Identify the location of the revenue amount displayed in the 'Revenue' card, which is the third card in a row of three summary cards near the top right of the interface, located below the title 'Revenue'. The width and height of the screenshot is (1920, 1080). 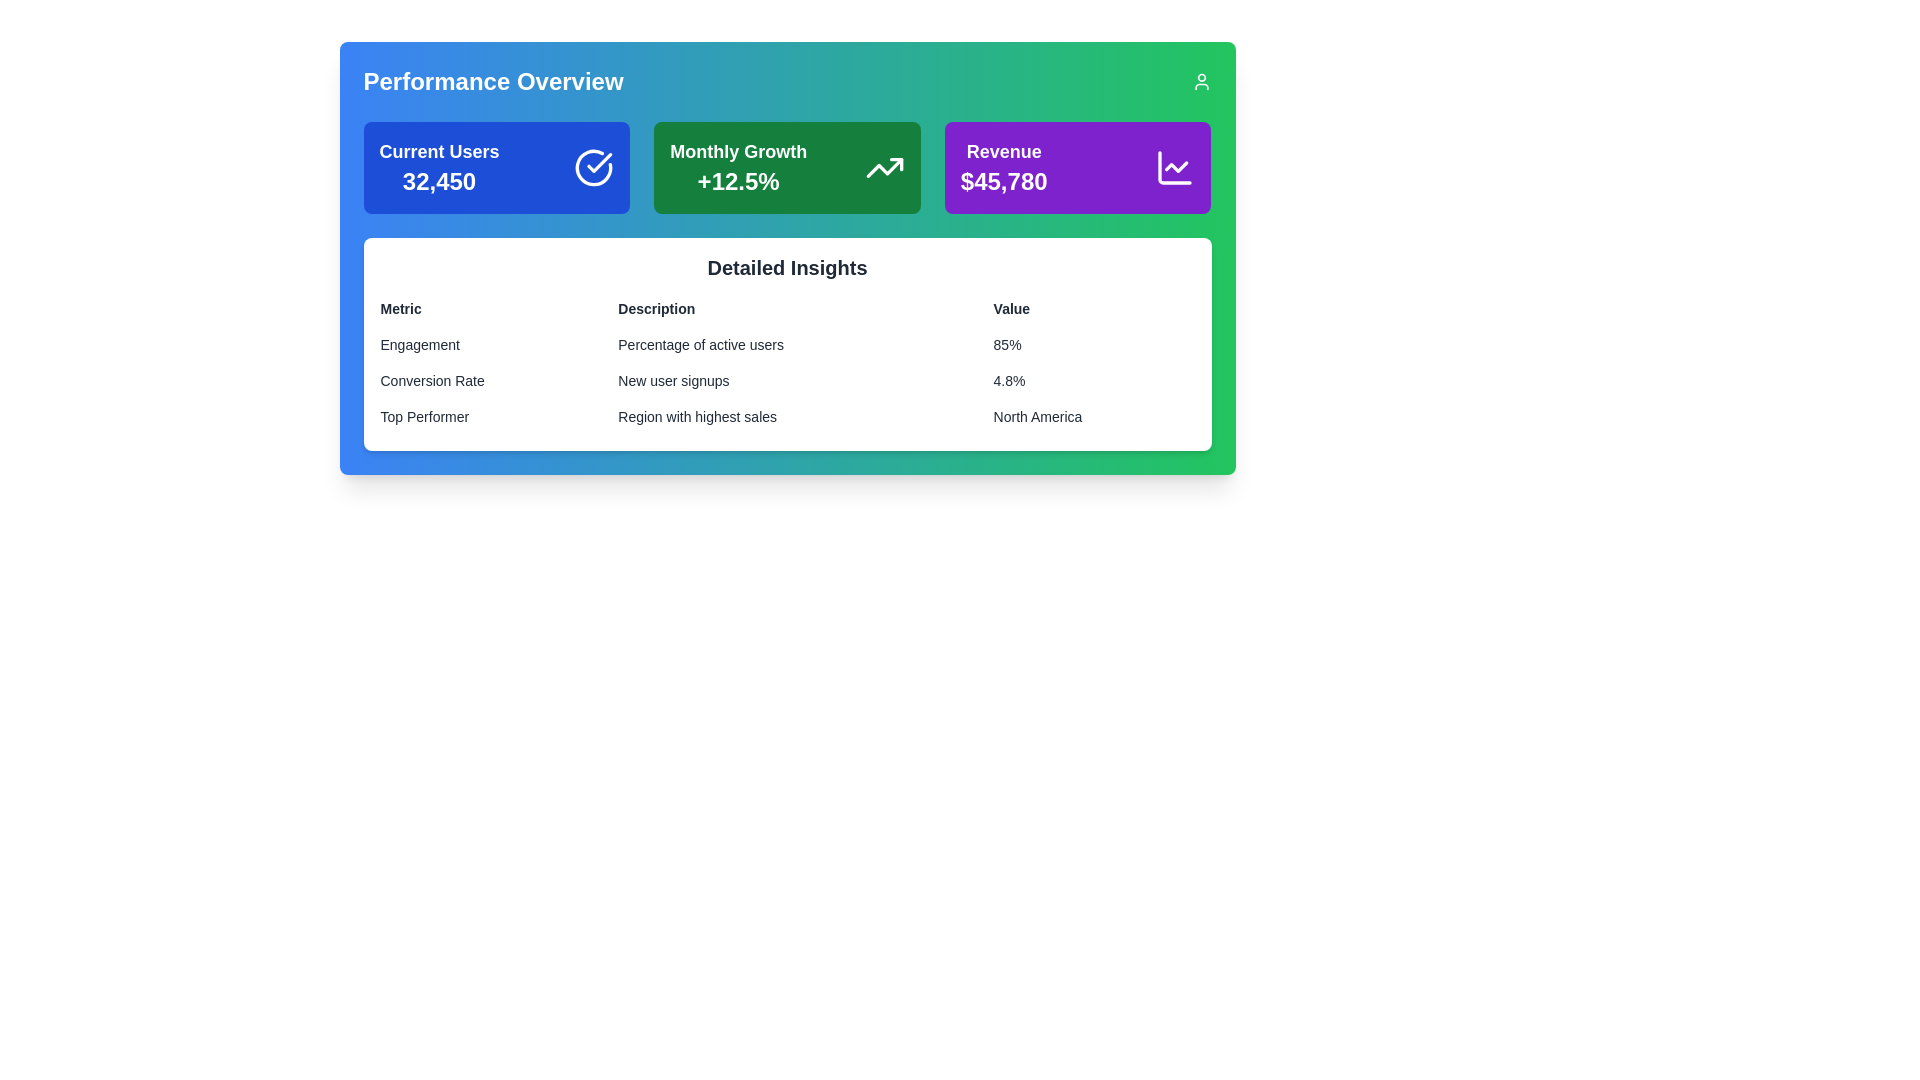
(1004, 181).